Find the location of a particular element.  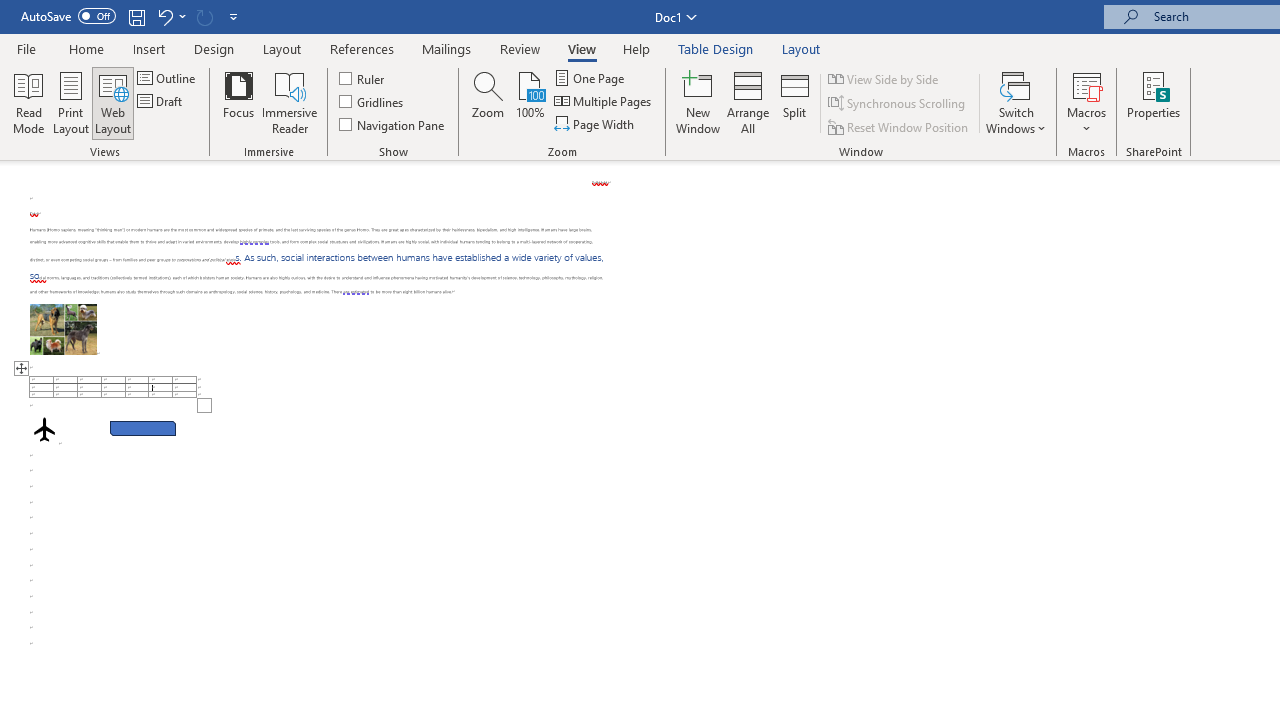

'Navigation Pane' is located at coordinates (392, 124).